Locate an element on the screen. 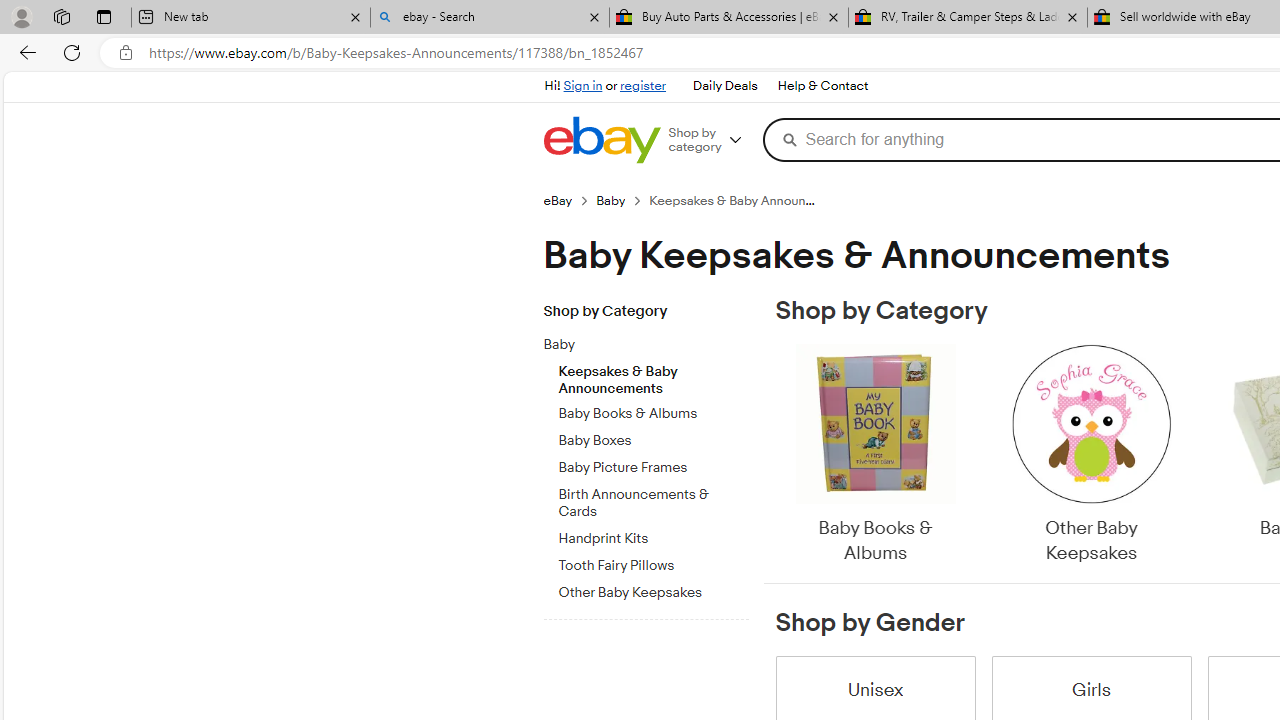 The image size is (1280, 720). 'Keepsakes & Baby Announcements' is located at coordinates (653, 375).